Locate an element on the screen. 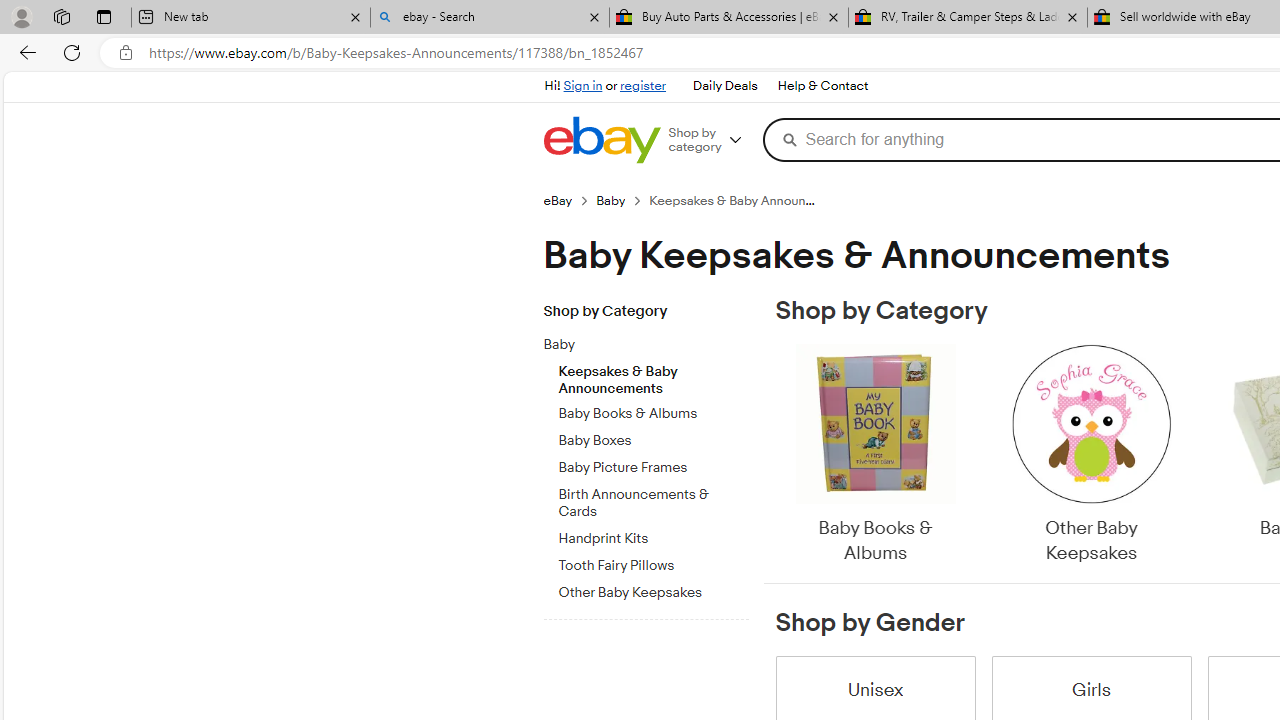 The image size is (1280, 720). 'Keepsakes & Baby Announcements' is located at coordinates (653, 375).